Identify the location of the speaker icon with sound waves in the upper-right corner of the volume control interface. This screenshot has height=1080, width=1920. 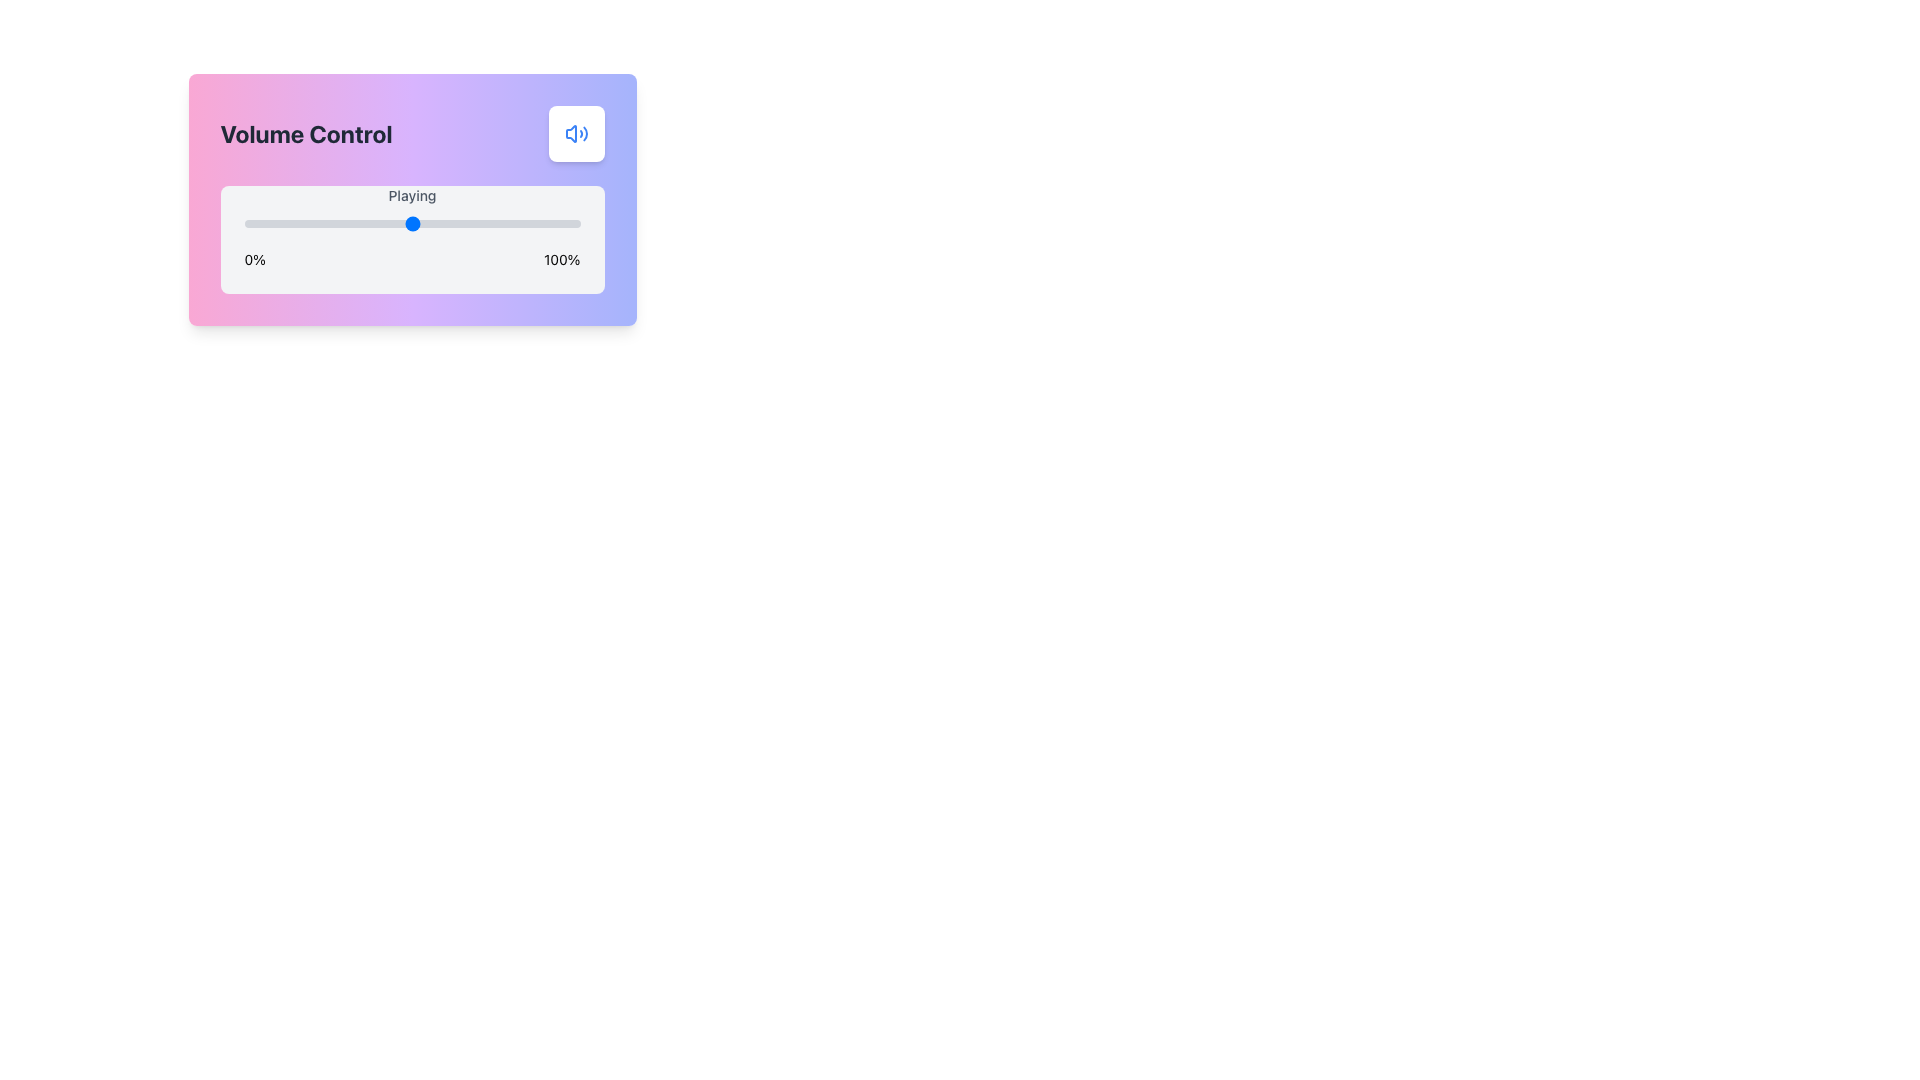
(570, 134).